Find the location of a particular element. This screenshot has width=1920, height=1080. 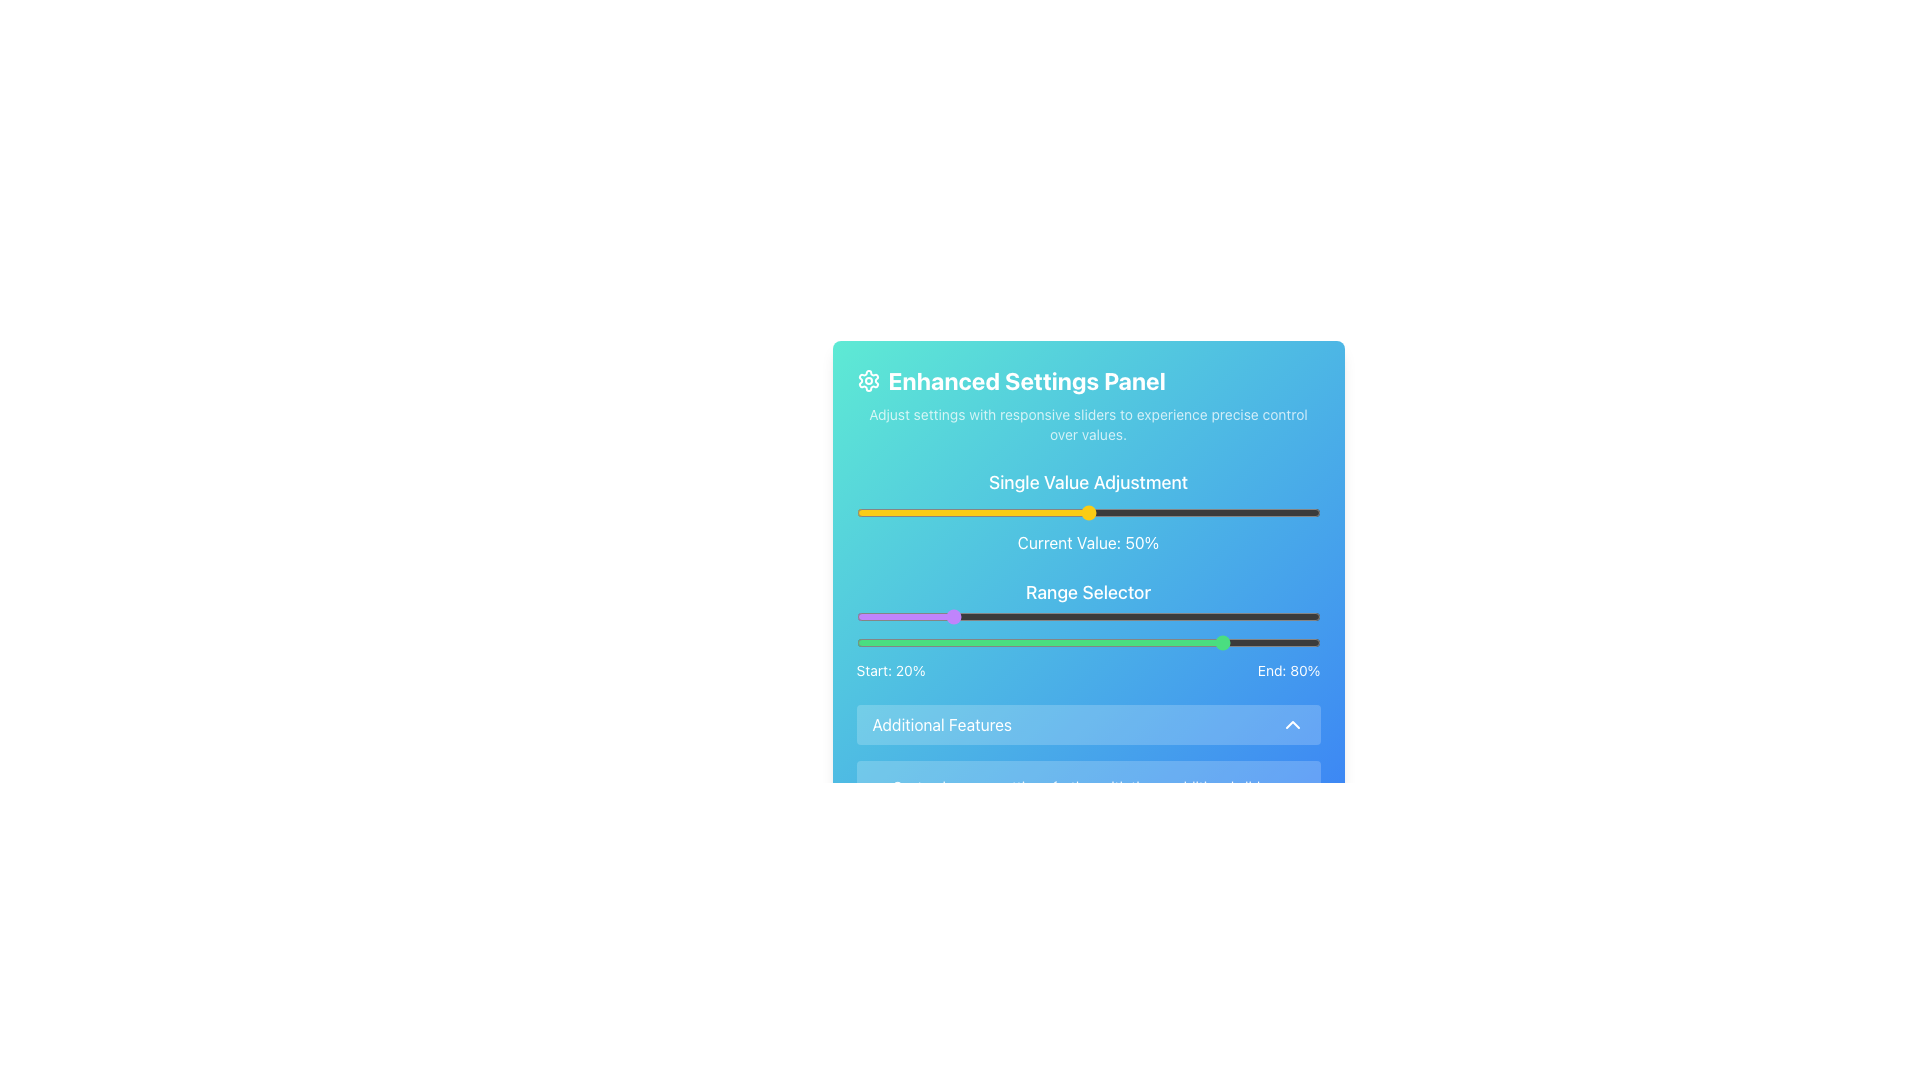

the range slider handle to change its position, which adjusts the value displayed dynamically between 0 and 100, currently showing '50%' is located at coordinates (1087, 511).